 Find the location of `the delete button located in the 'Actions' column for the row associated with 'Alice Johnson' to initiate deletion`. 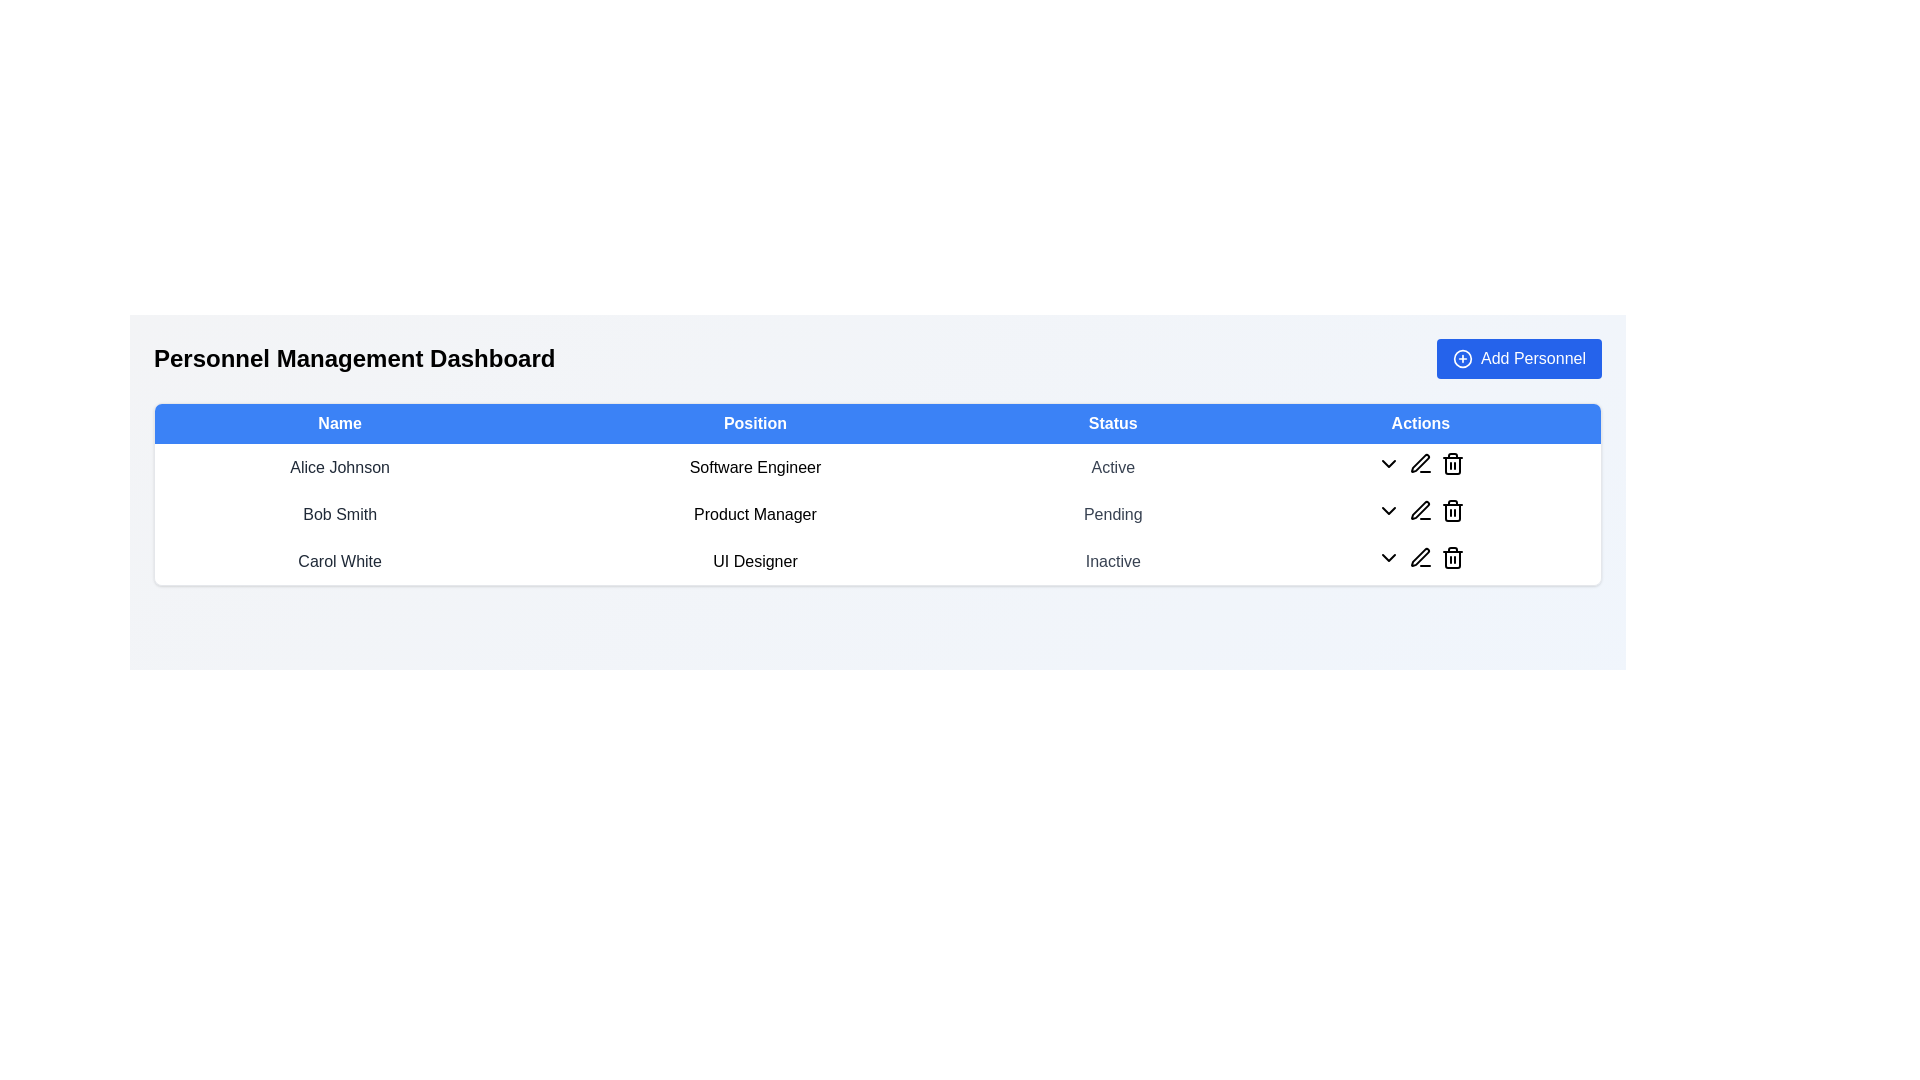

the delete button located in the 'Actions' column for the row associated with 'Alice Johnson' to initiate deletion is located at coordinates (1452, 463).